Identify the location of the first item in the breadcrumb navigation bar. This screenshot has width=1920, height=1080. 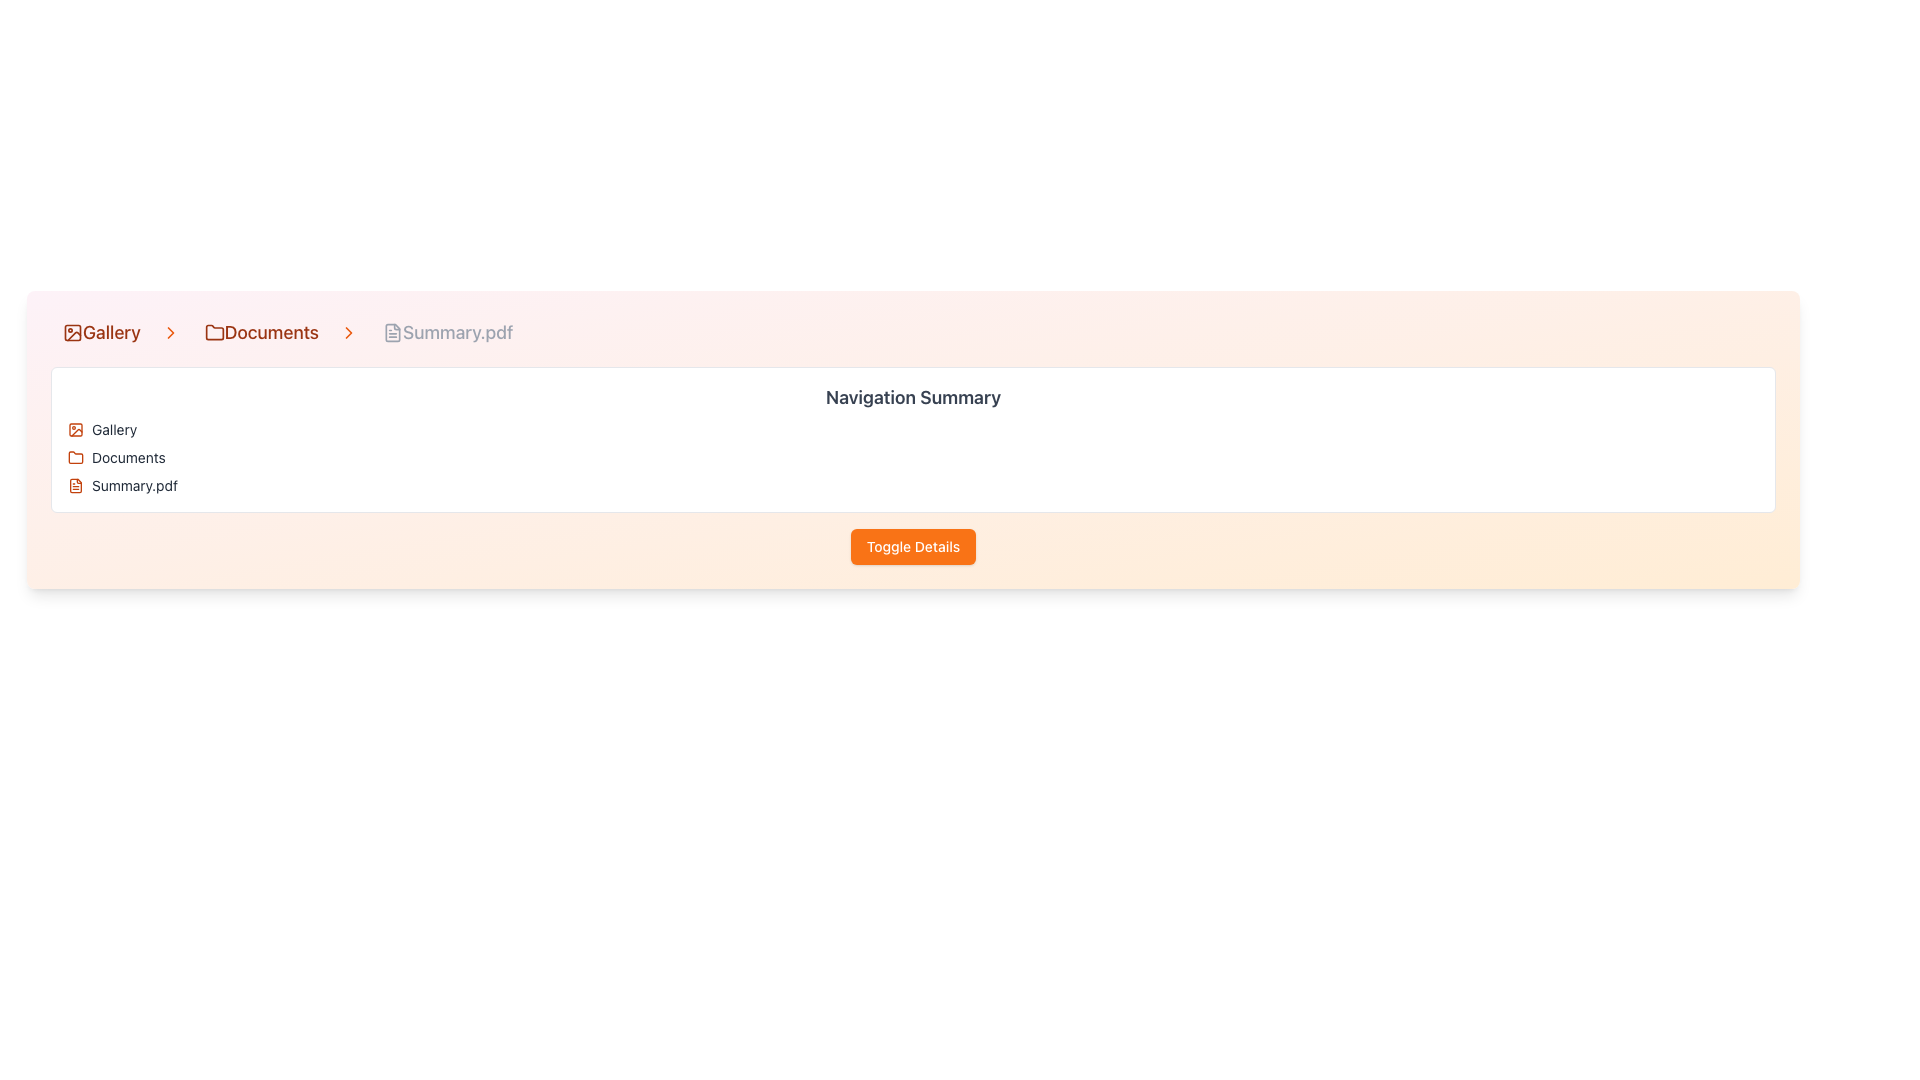
(114, 331).